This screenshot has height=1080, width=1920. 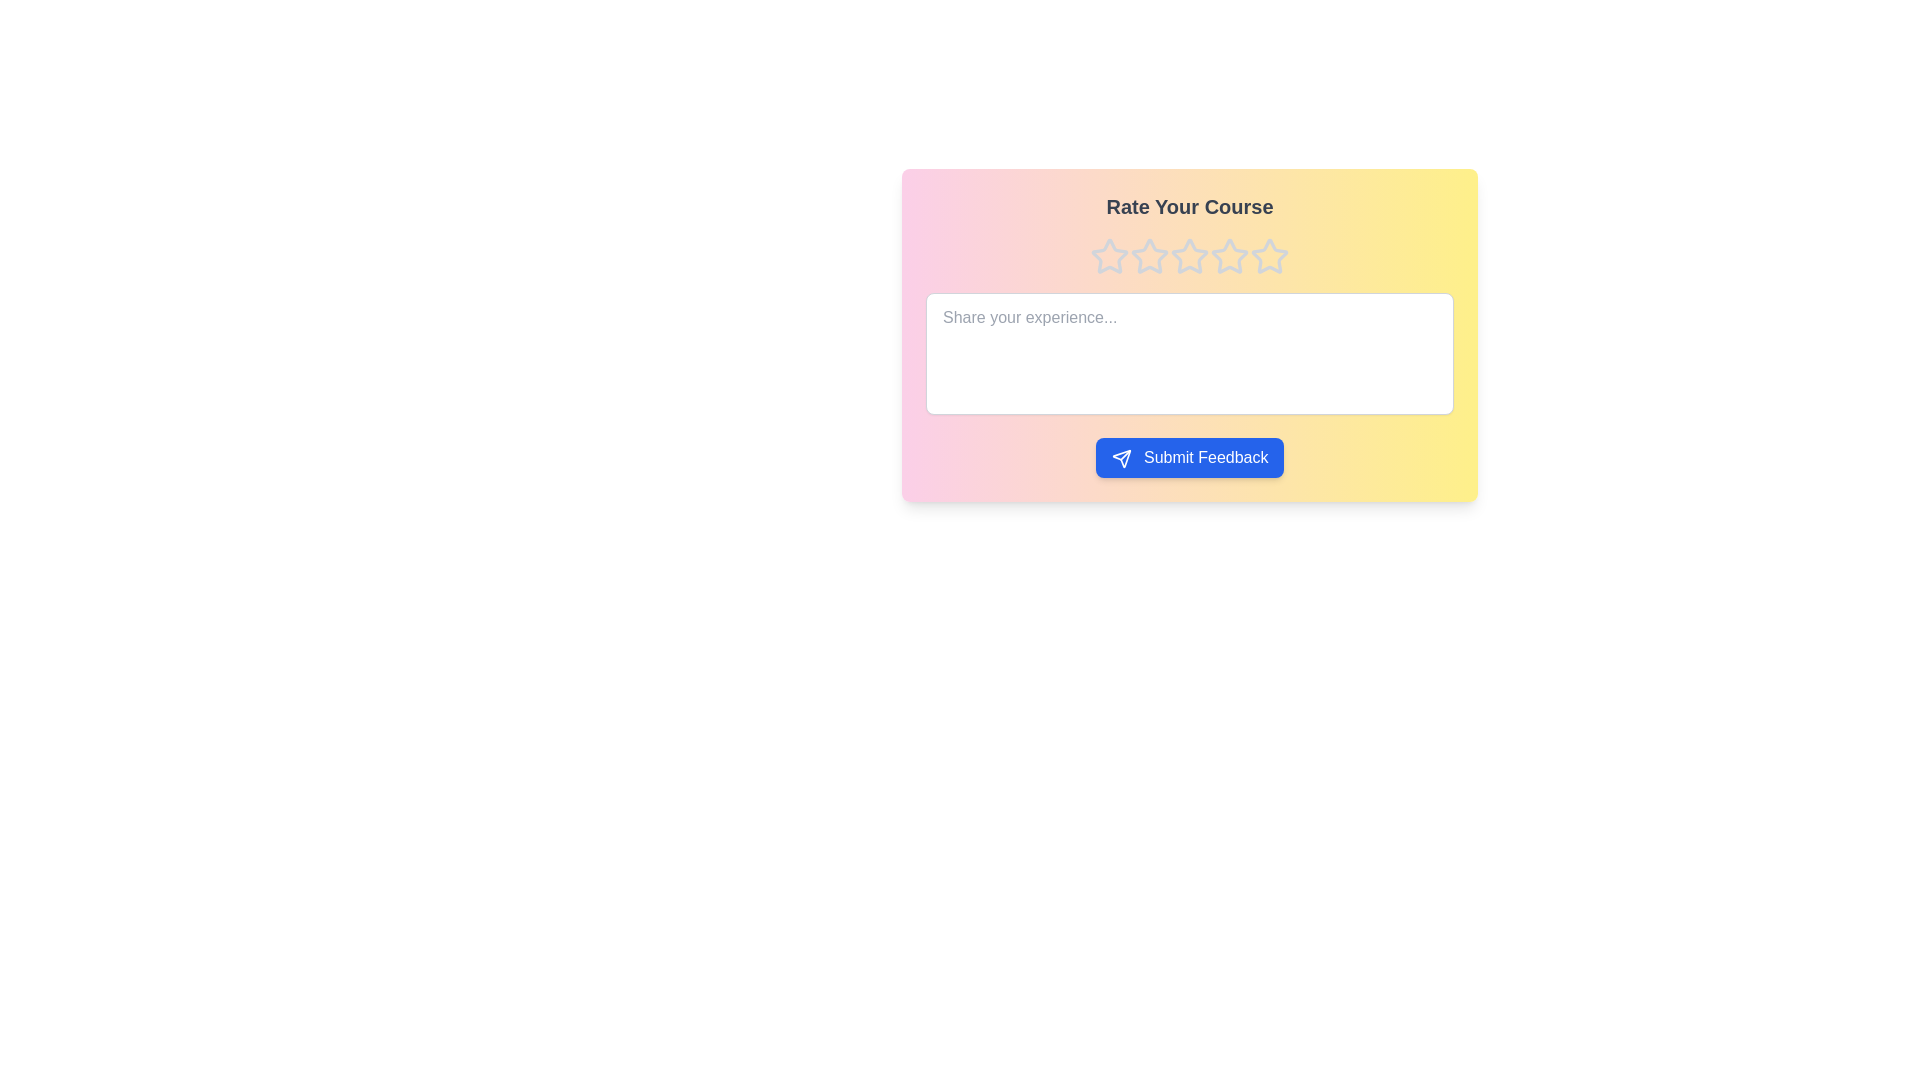 I want to click on the fifth yellow star-shaped rating icon, so click(x=1267, y=254).